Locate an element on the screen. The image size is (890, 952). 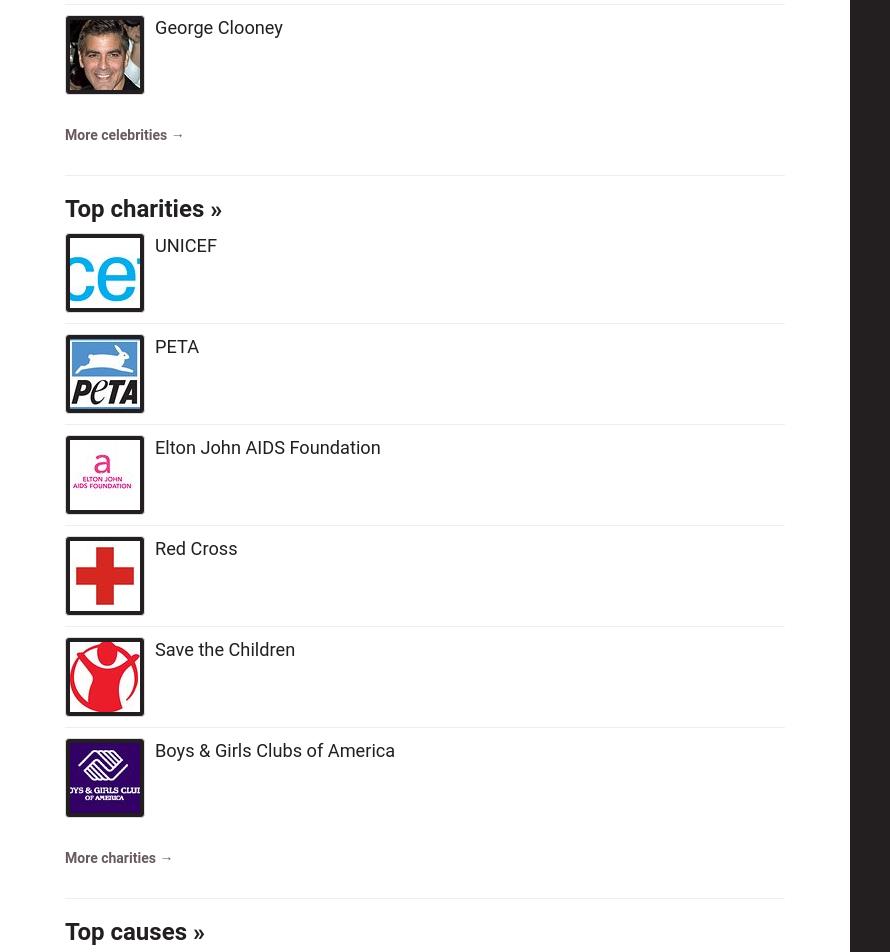
'George Clooney' is located at coordinates (218, 27).